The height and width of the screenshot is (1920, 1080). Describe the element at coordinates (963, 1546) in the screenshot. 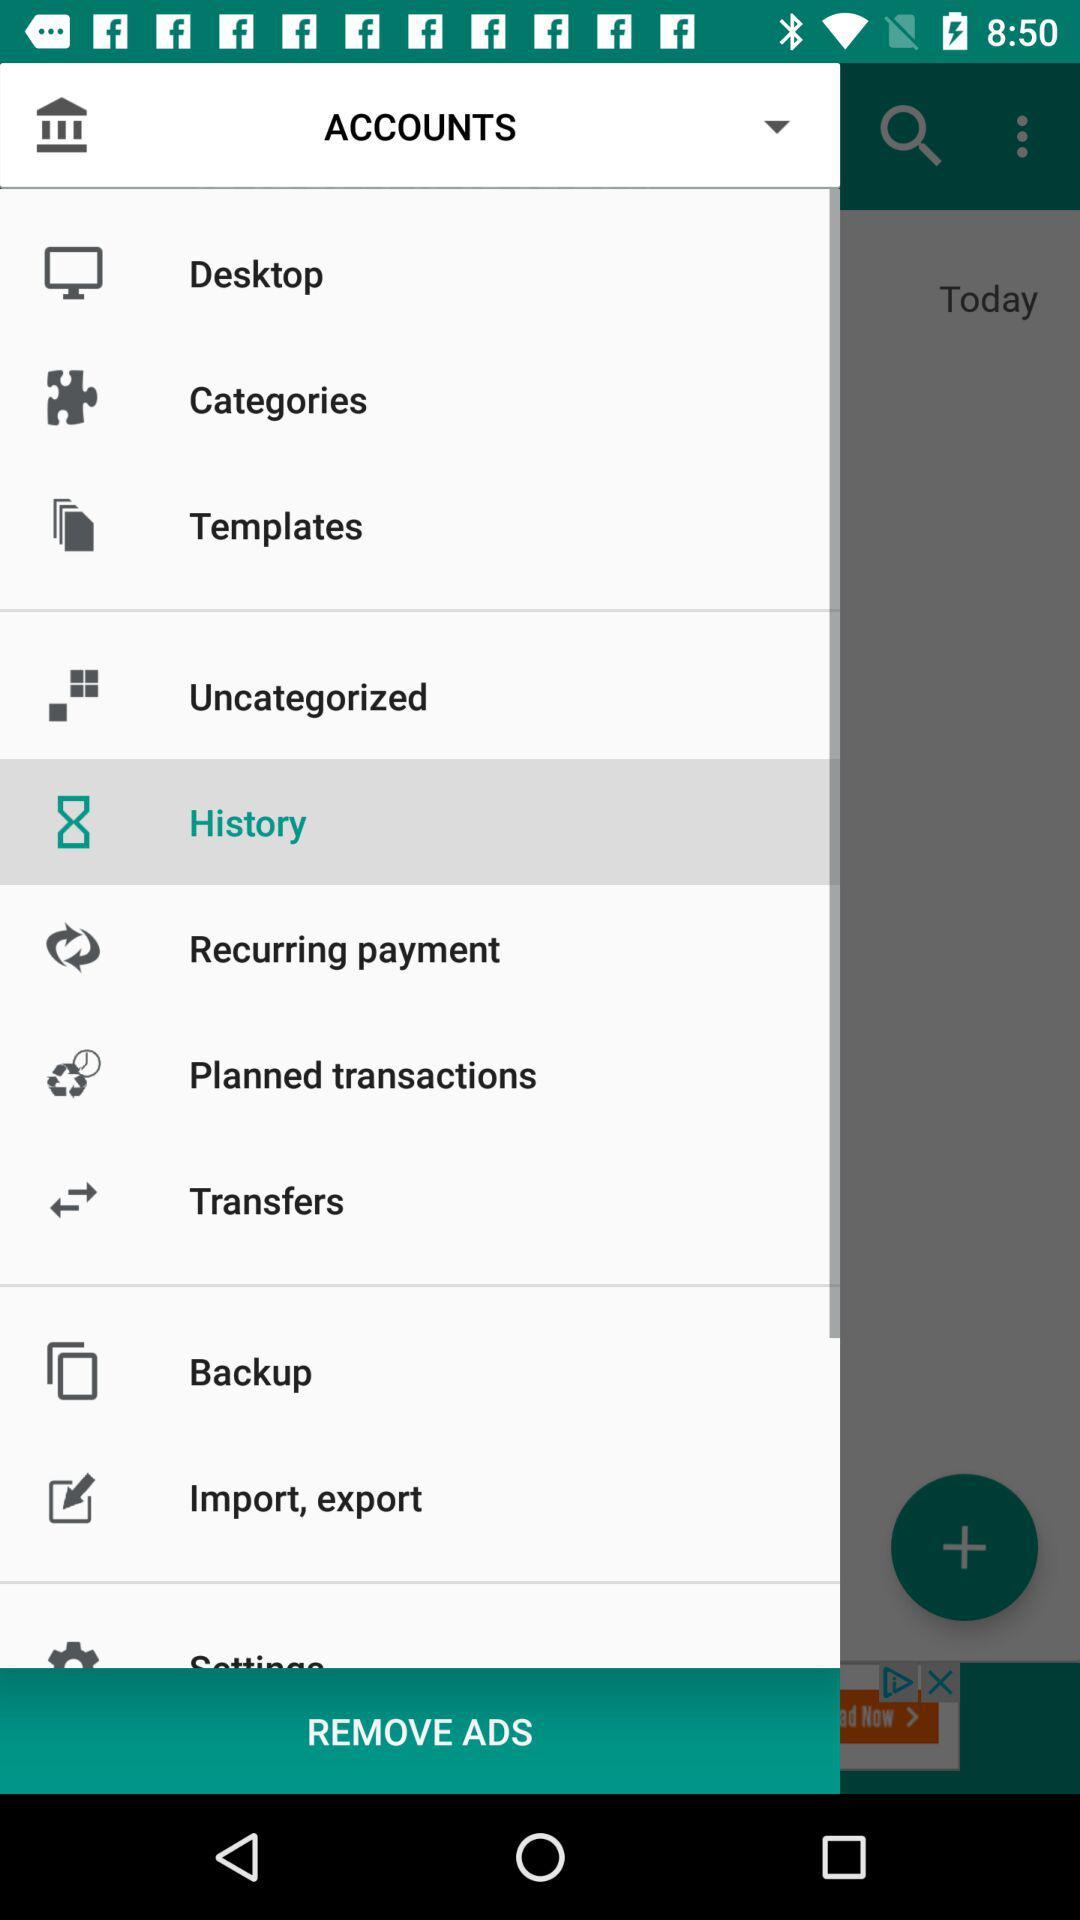

I see `the add icon` at that location.